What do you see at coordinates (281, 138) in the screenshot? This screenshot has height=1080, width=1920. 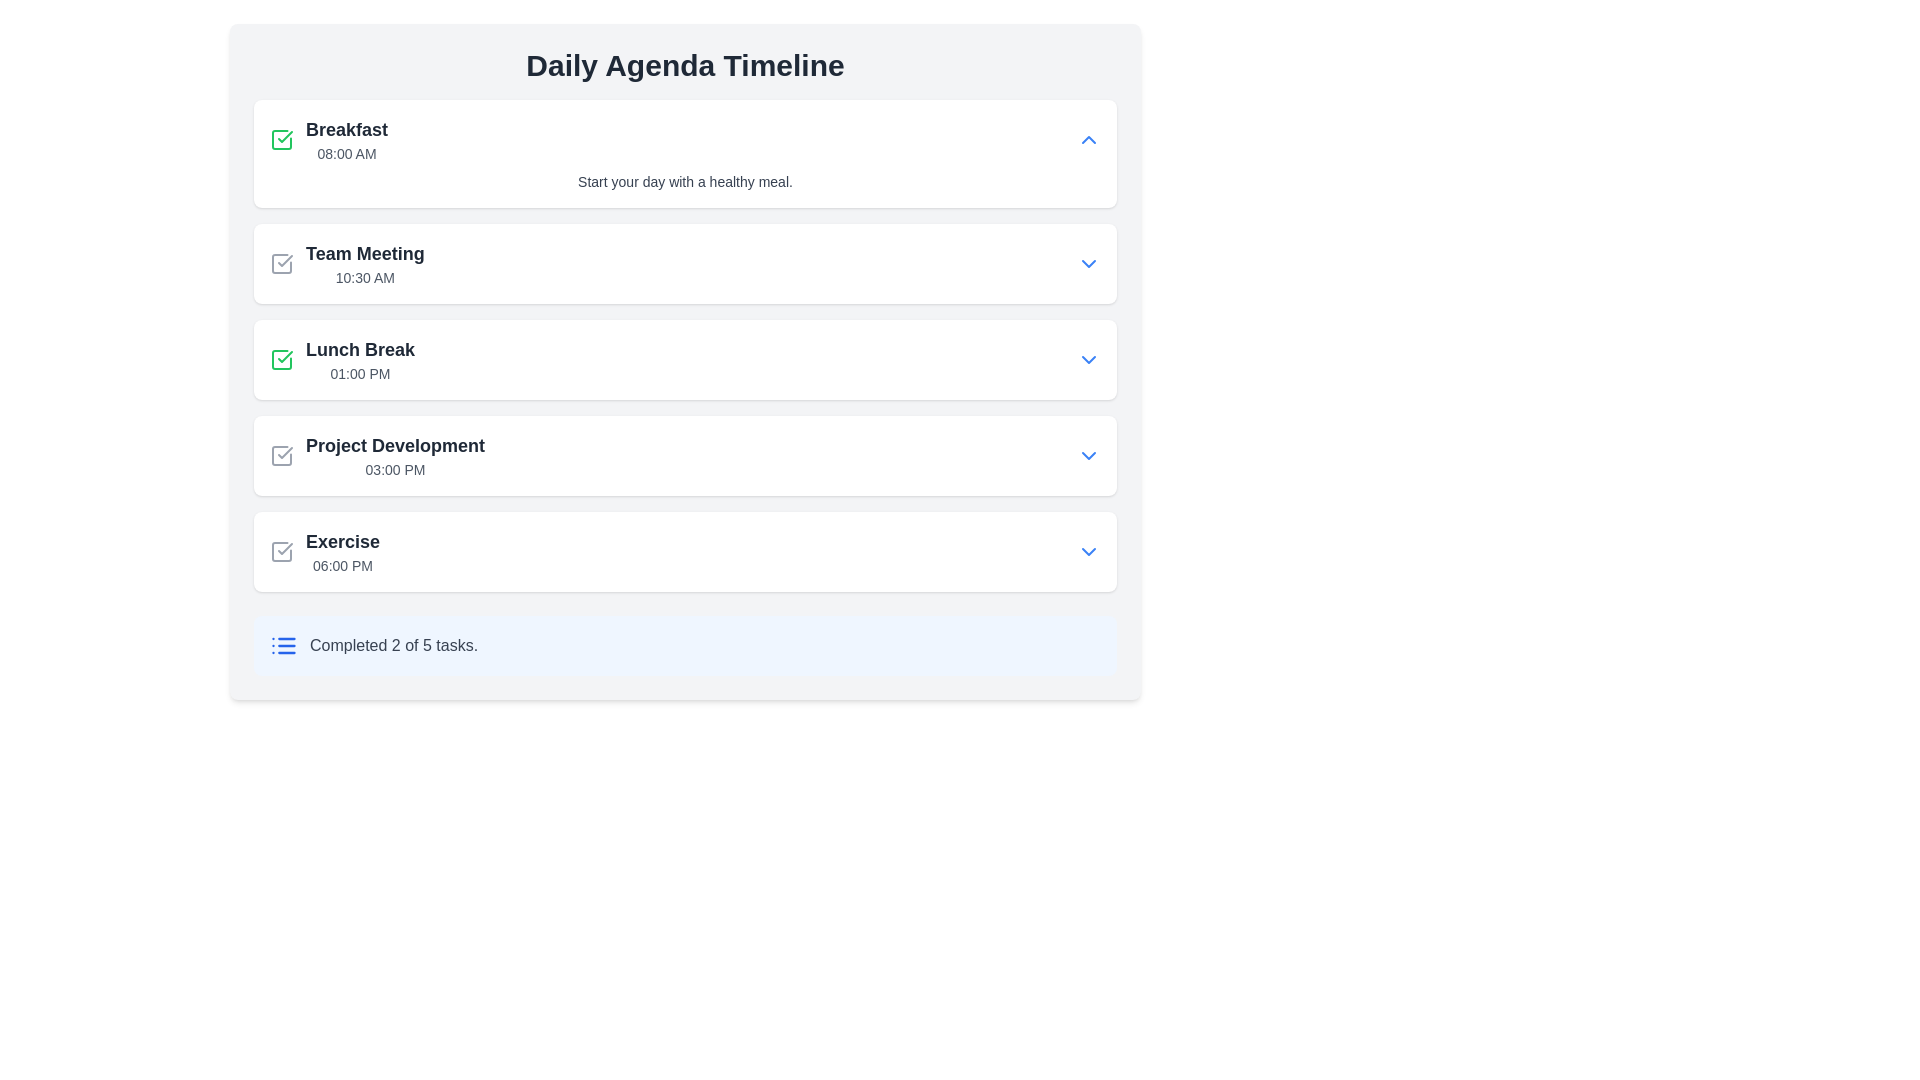 I see `the green checkbox icon representing a completed task, which is located to the left of the 'Breakfast' text in the first list item of the agenda timeline` at bounding box center [281, 138].